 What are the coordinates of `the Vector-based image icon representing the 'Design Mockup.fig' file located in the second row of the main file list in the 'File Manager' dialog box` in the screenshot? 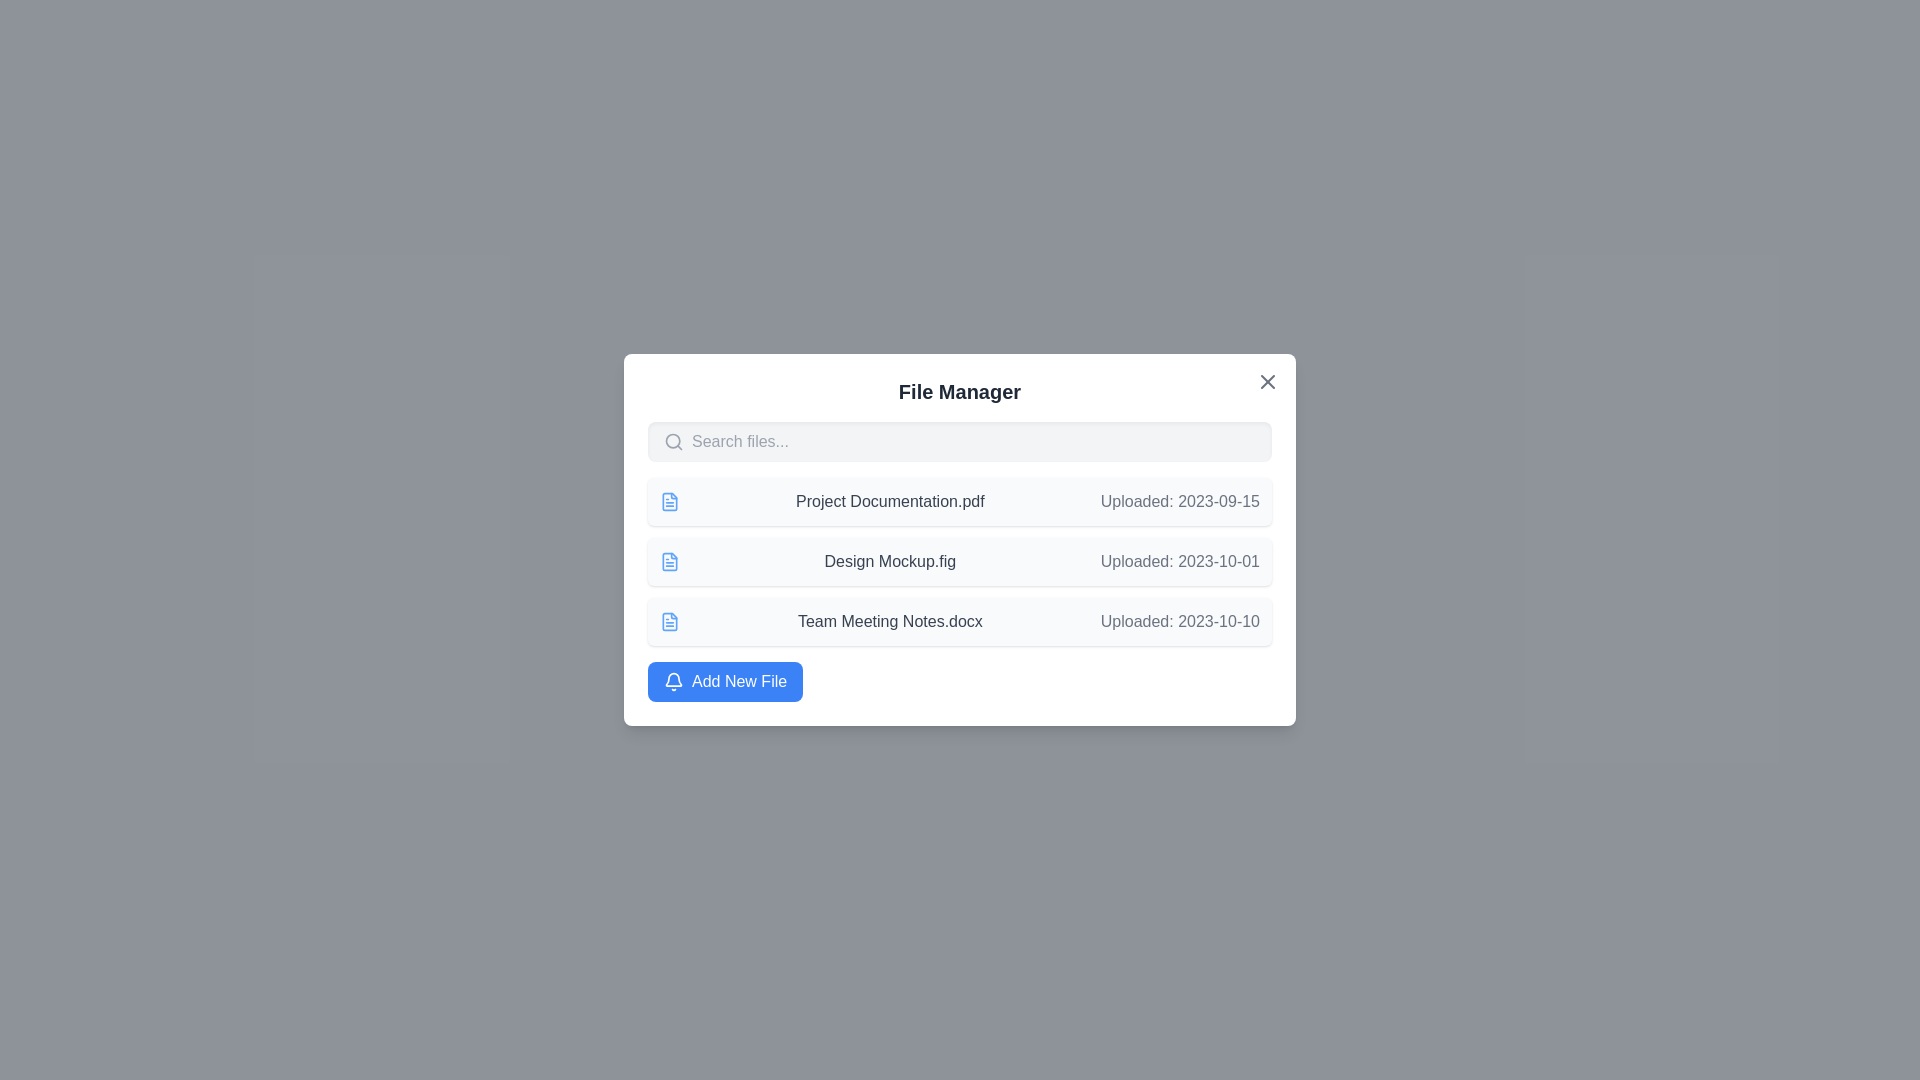 It's located at (670, 562).